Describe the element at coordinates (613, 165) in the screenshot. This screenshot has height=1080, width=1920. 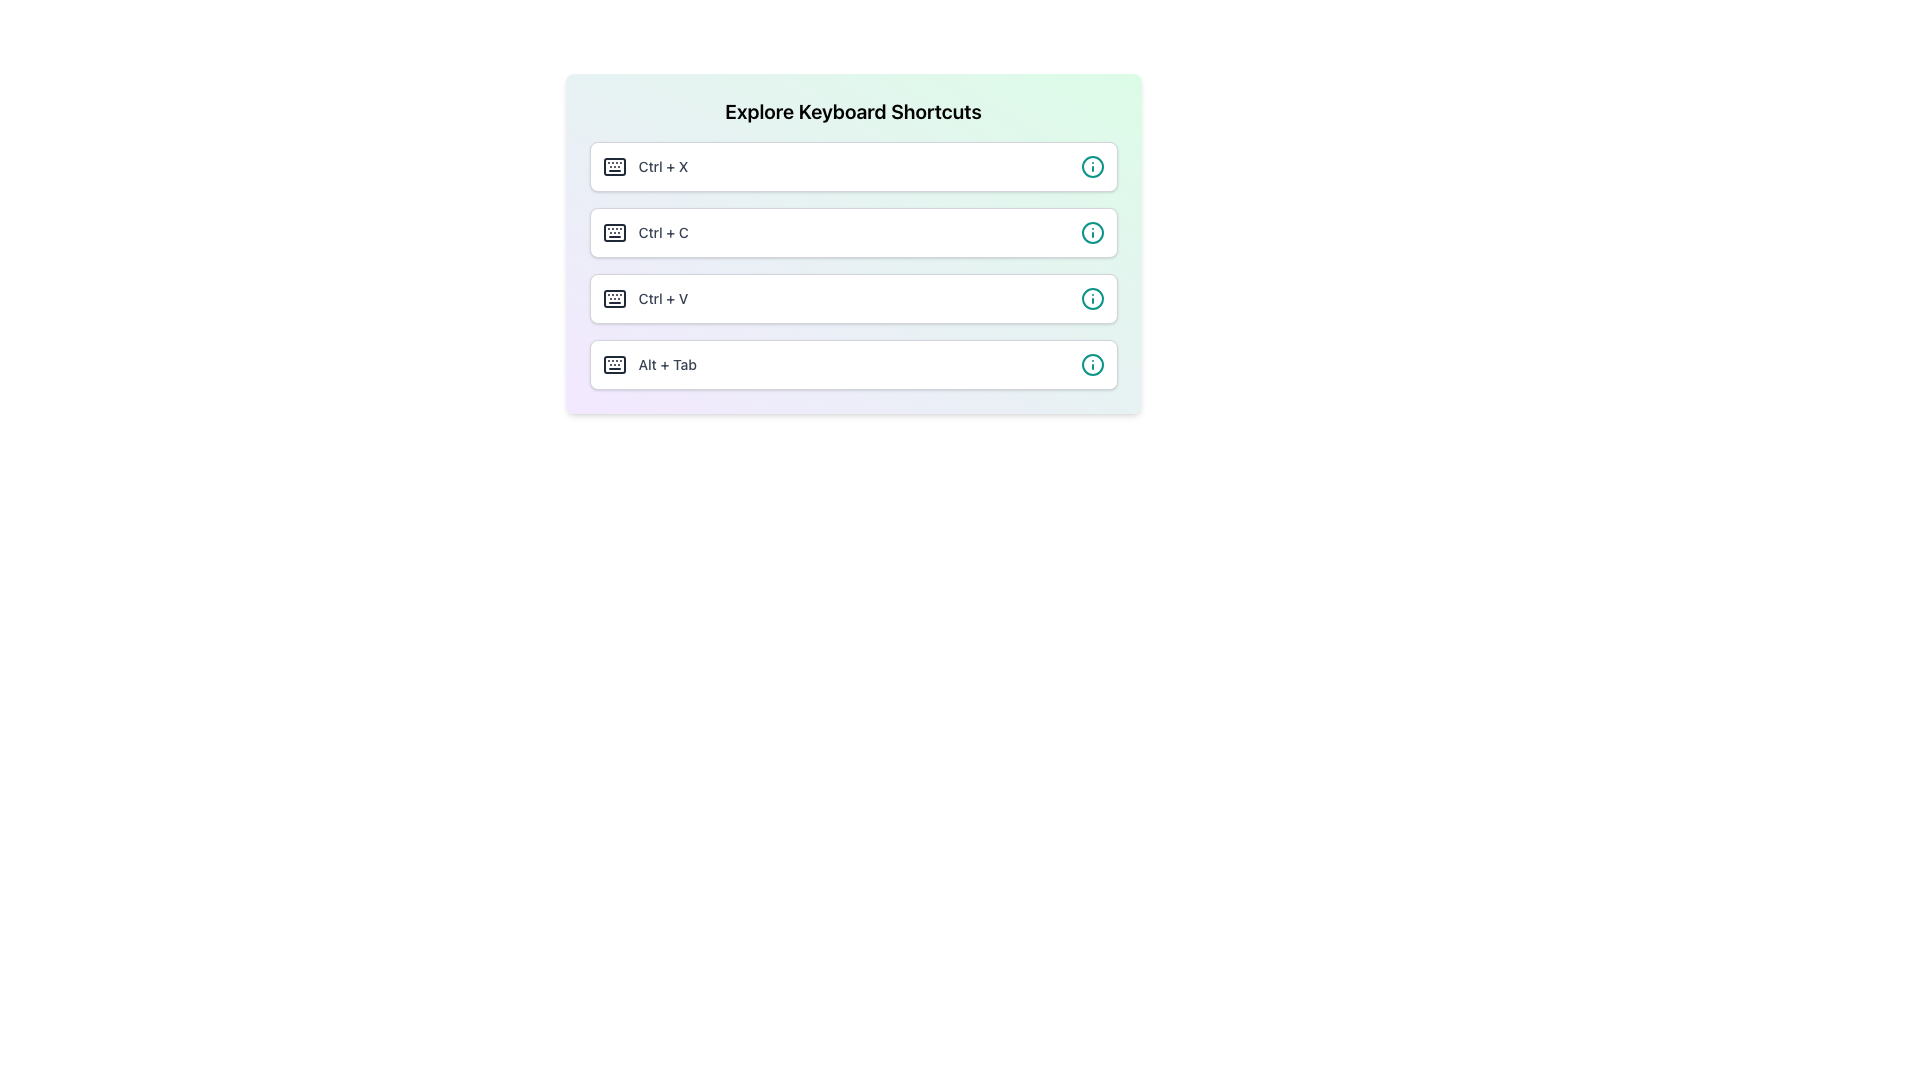
I see `the associated keyboard shortcut` at that location.